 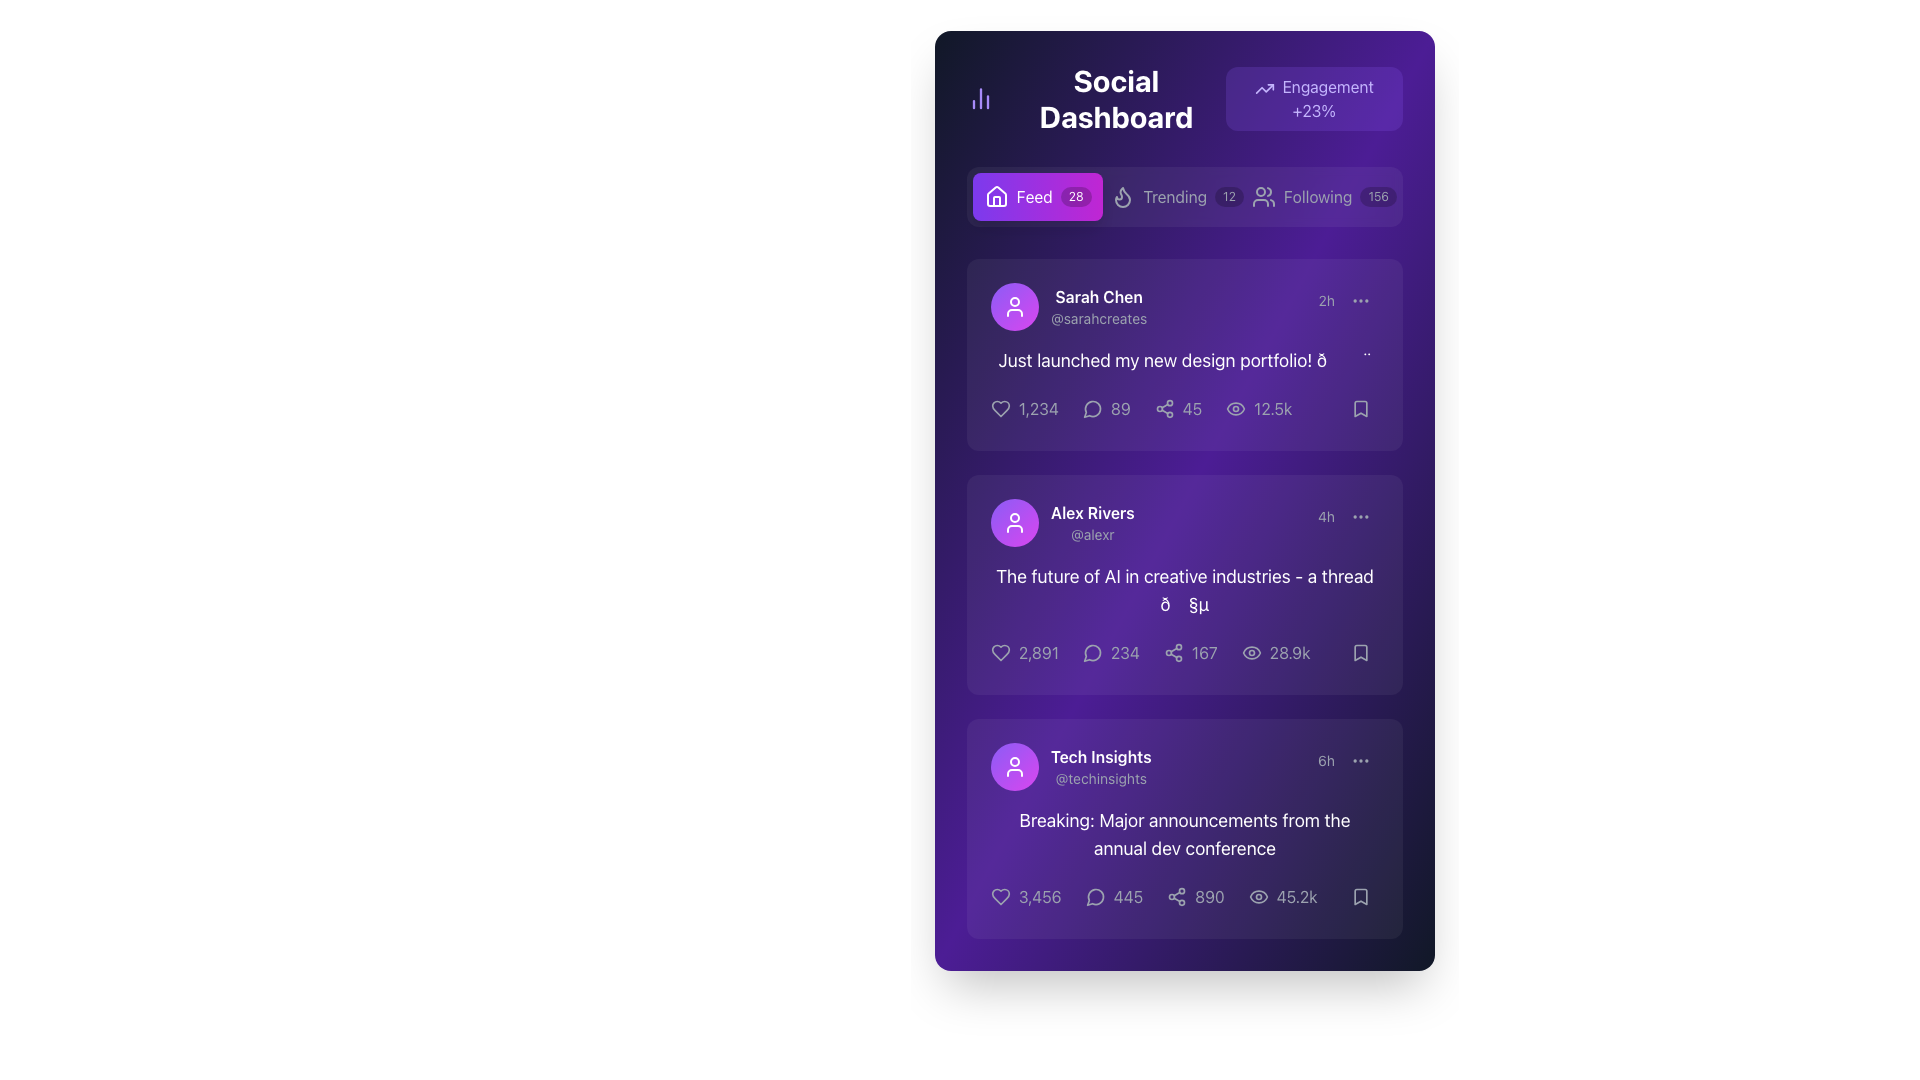 What do you see at coordinates (1173, 652) in the screenshot?
I see `the connection or sharing functionality icon, which is a series of interconnected circular nodes located second from the left` at bounding box center [1173, 652].